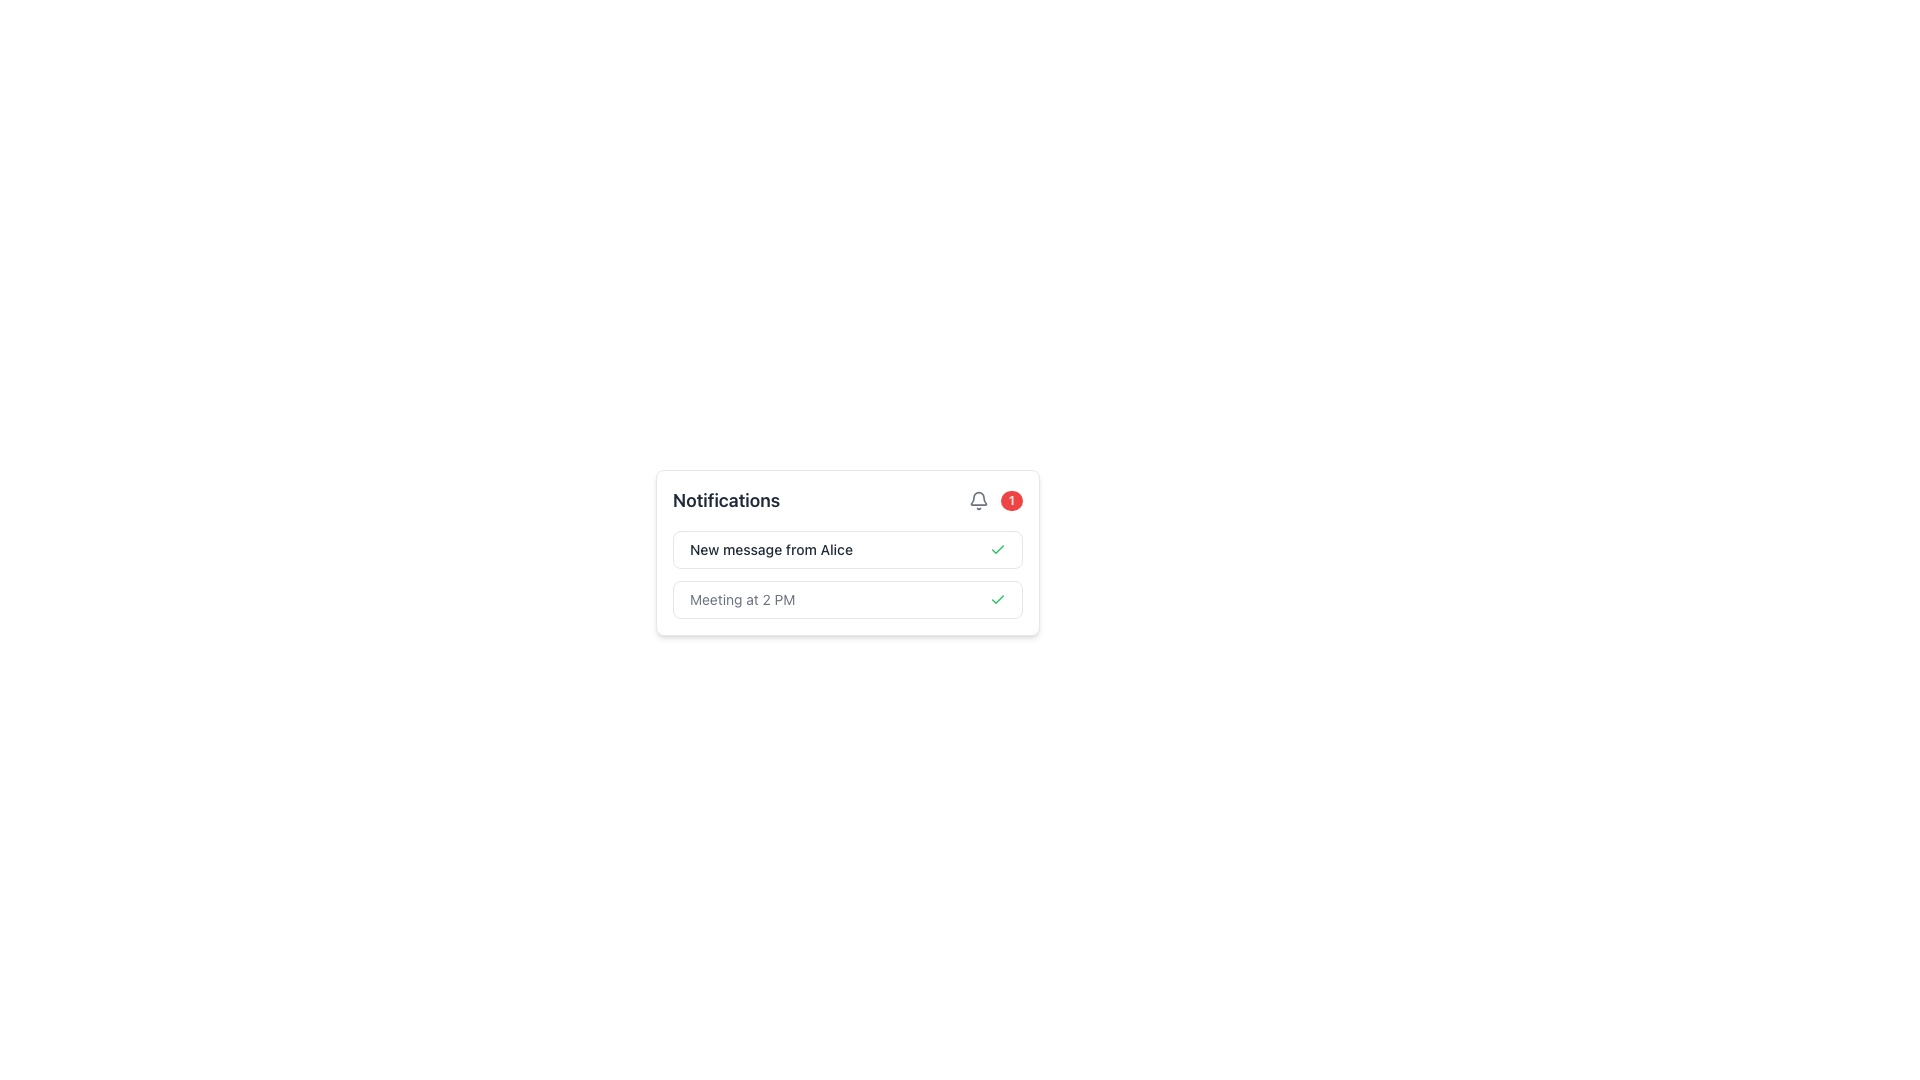  I want to click on the second notification entry regarding a scheduled meeting at 2 PM in the Notifications menu to interact with it, so click(848, 599).